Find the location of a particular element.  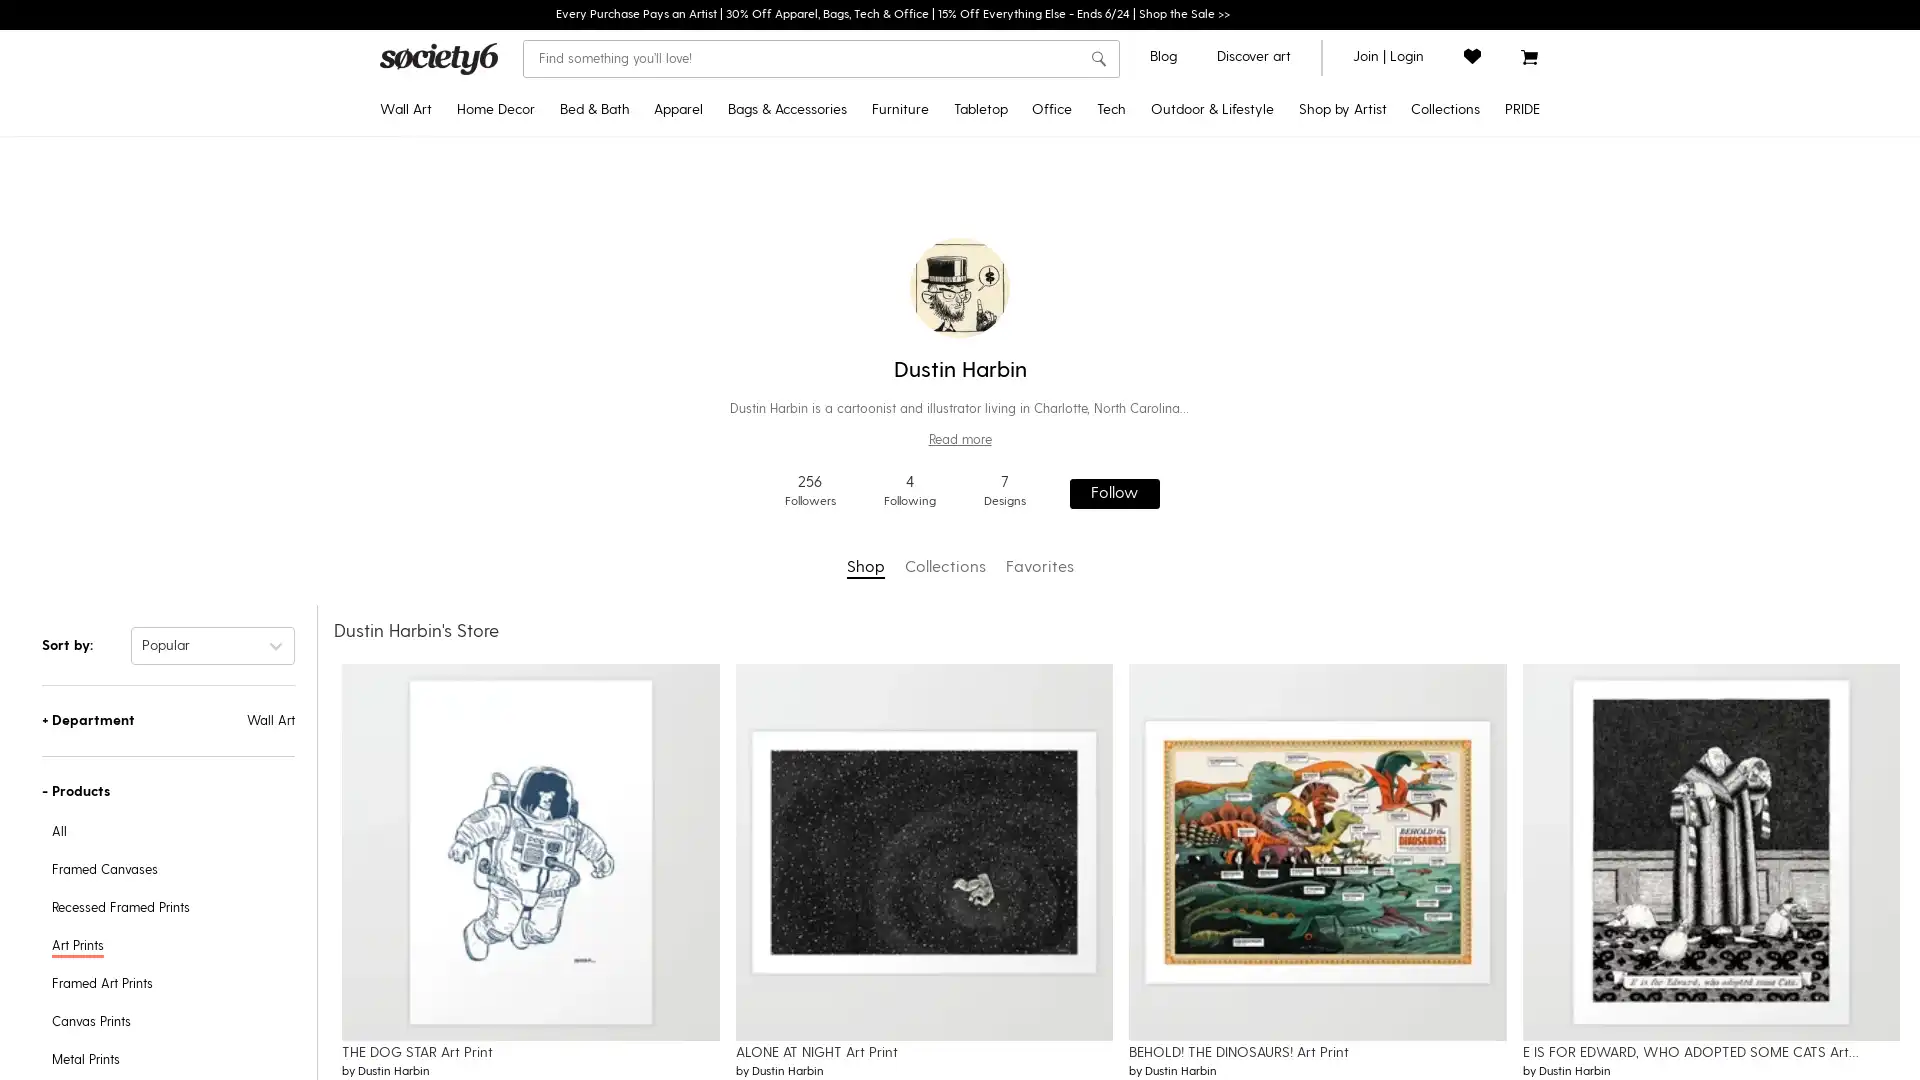

Tech is located at coordinates (1110, 110).